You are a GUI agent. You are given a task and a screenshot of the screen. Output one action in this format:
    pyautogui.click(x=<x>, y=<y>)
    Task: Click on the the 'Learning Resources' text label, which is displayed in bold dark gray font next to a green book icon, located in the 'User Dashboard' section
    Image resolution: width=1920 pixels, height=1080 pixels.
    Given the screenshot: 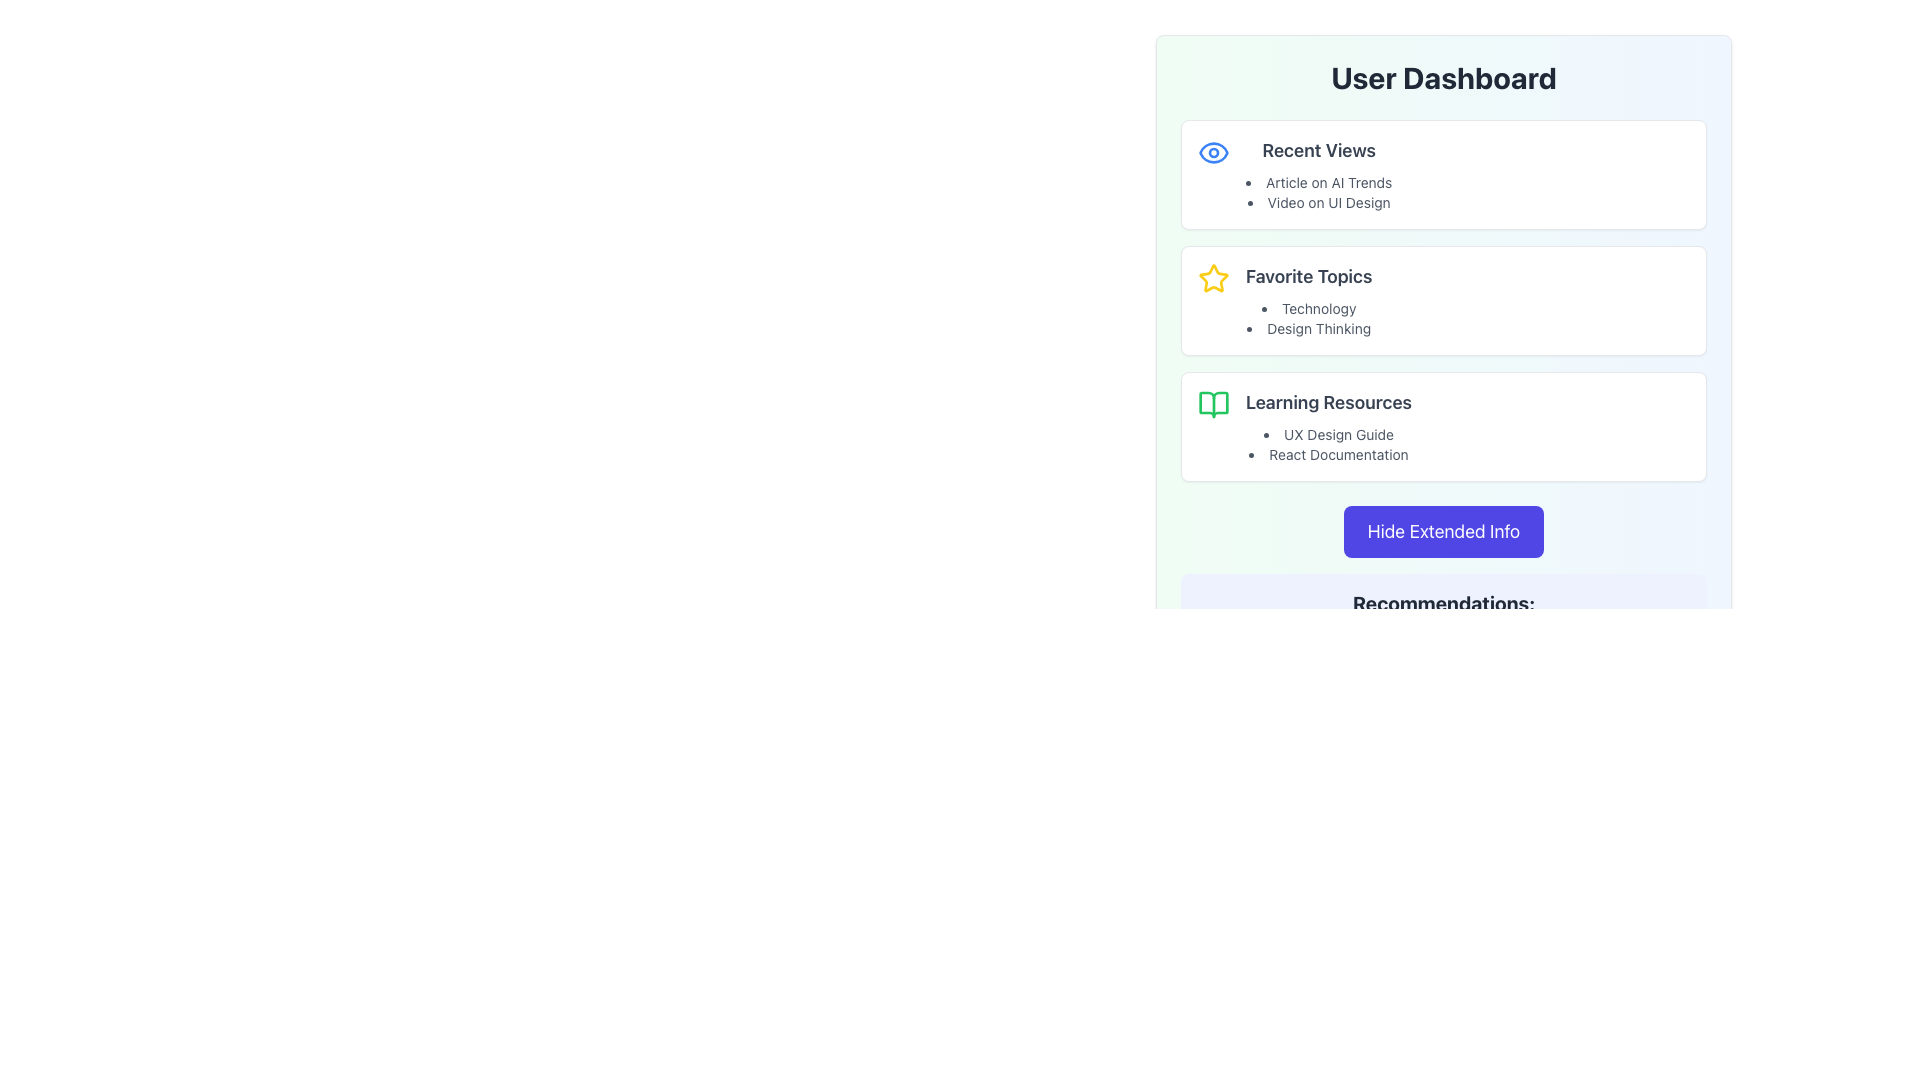 What is the action you would take?
    pyautogui.click(x=1329, y=402)
    